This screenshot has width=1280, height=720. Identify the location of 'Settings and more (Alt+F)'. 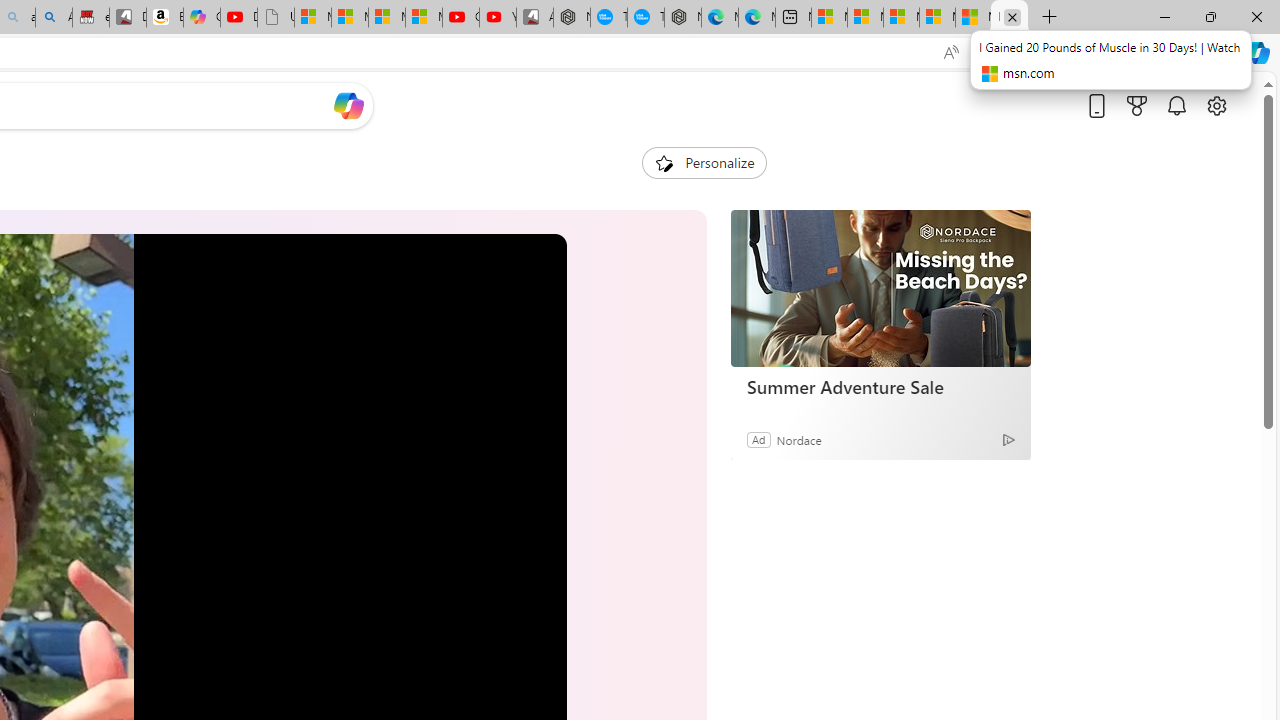
(1215, 51).